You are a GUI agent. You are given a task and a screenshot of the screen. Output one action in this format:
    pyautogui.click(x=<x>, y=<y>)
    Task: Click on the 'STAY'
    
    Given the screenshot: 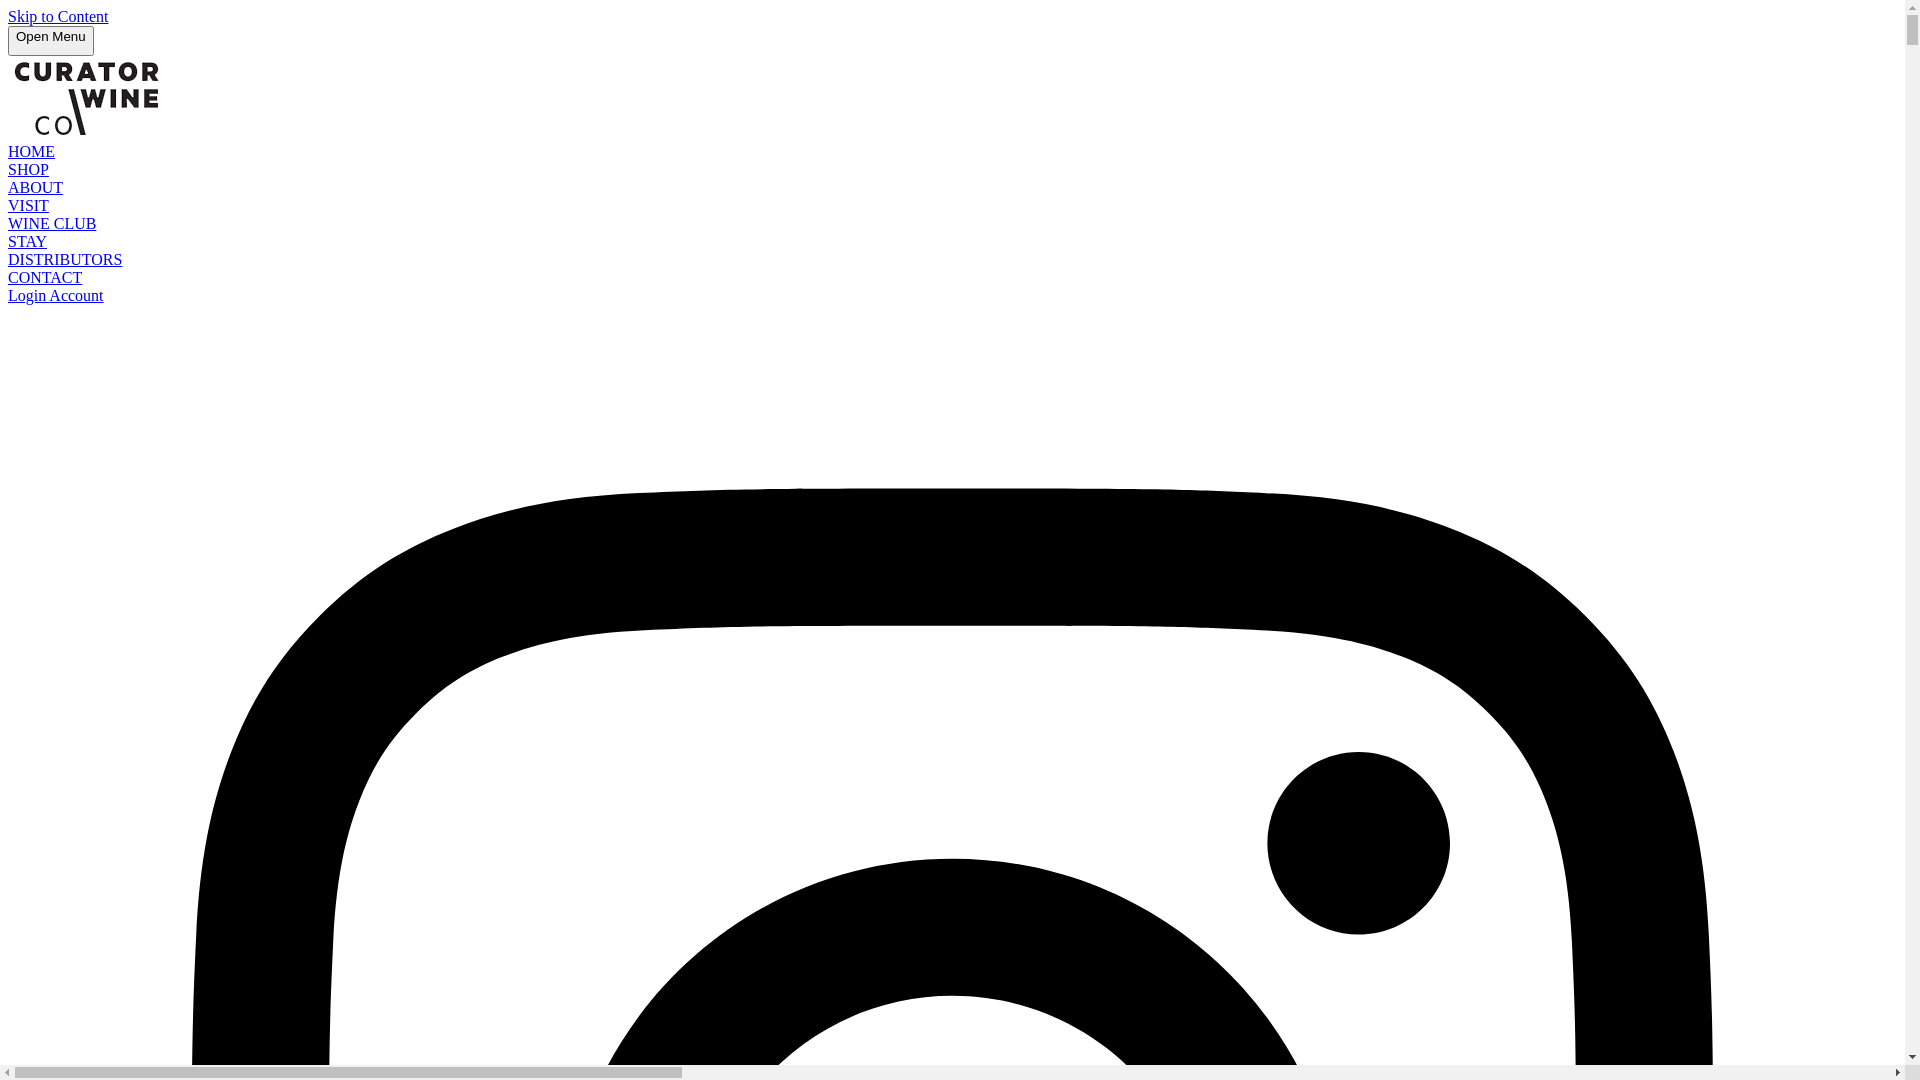 What is the action you would take?
    pyautogui.click(x=27, y=240)
    